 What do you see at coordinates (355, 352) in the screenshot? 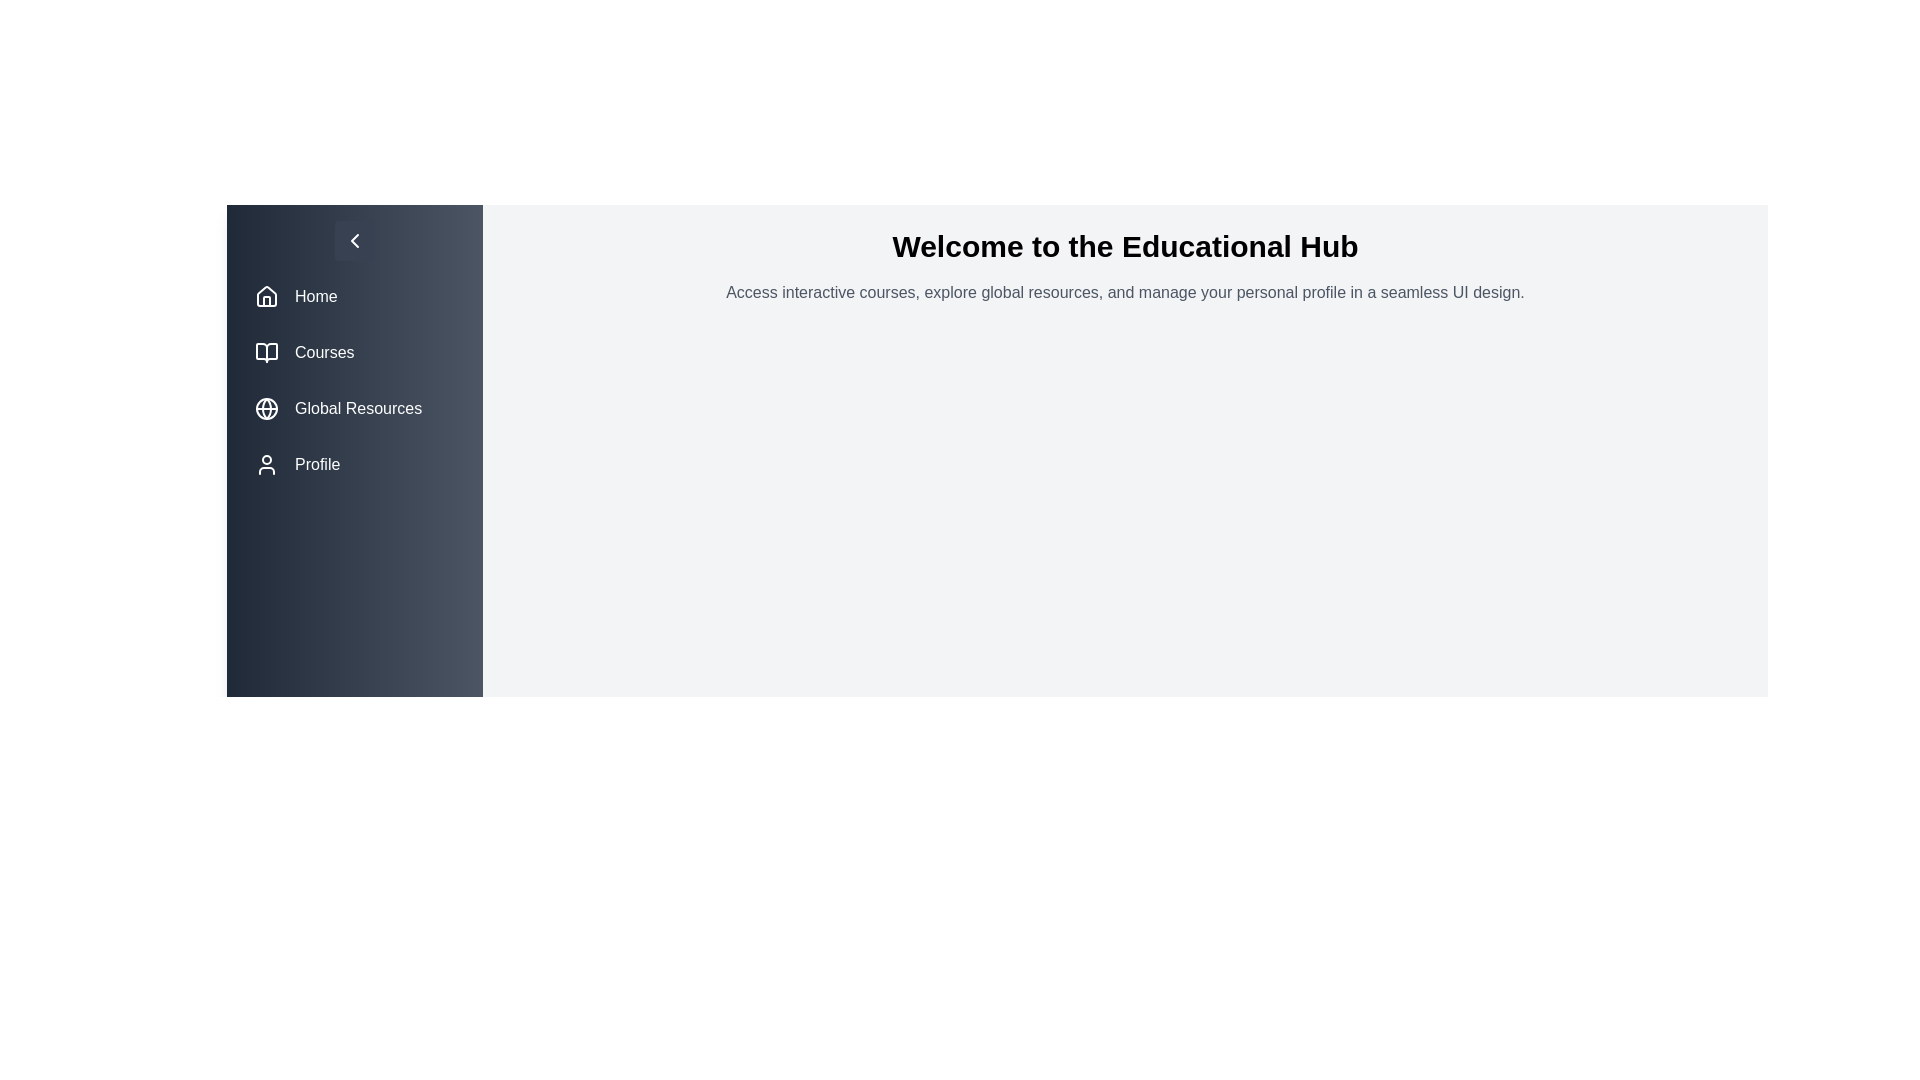
I see `the navigation item labeled Courses` at bounding box center [355, 352].